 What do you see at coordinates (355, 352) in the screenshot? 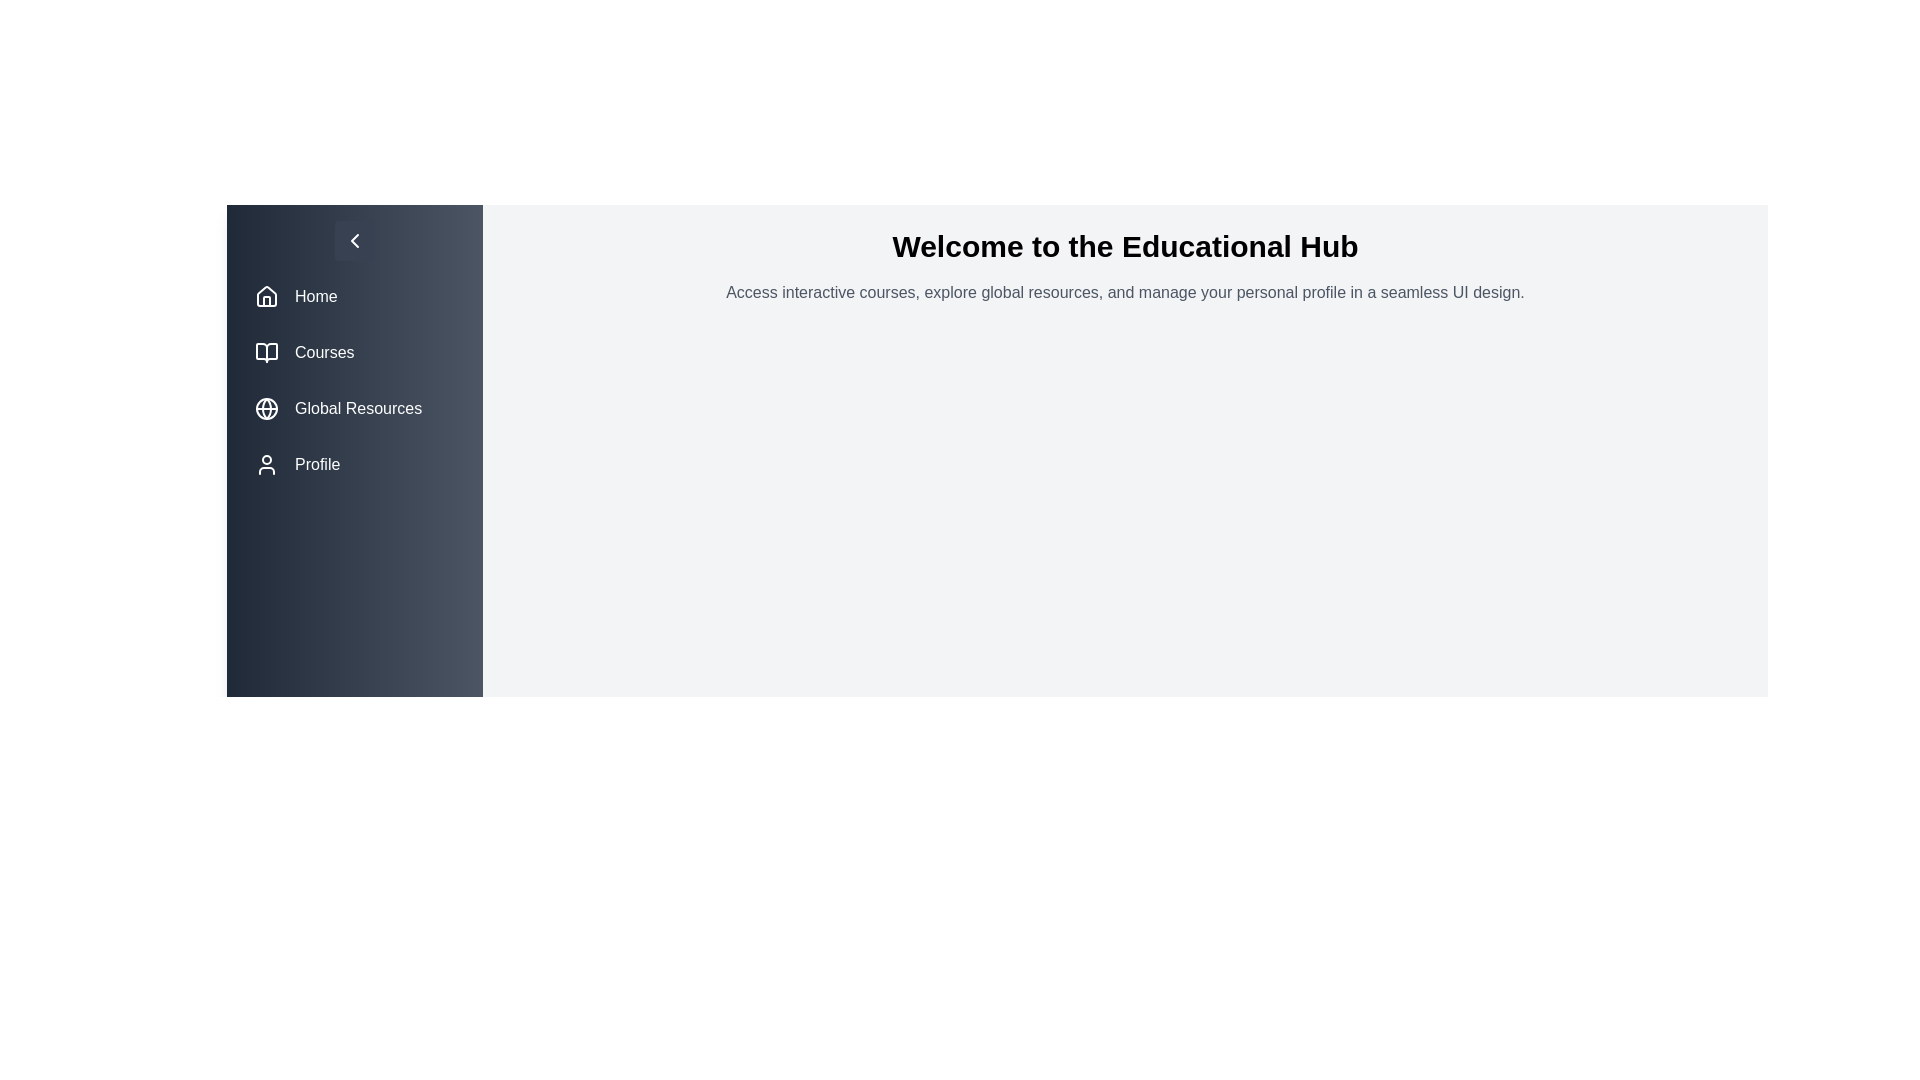
I see `the navigation item labeled Courses` at bounding box center [355, 352].